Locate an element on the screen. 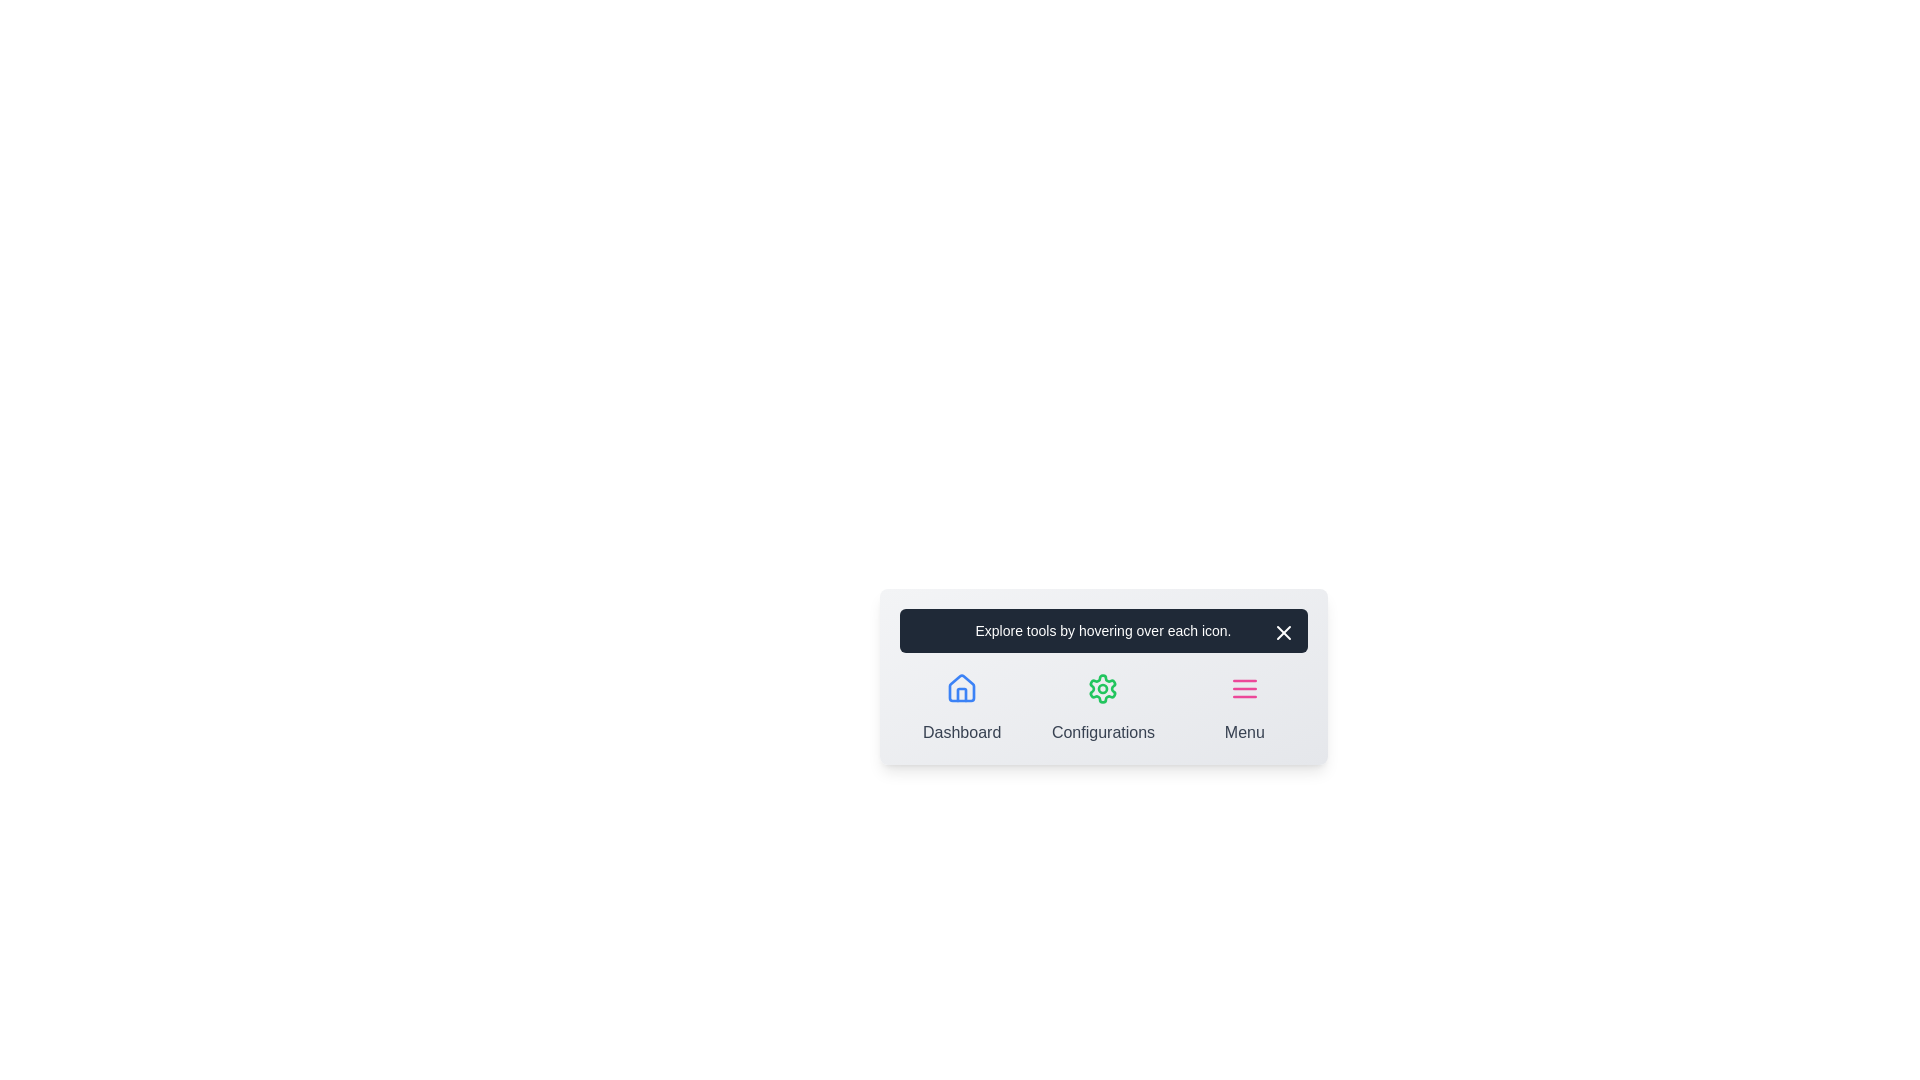  the Navigation Button located at the leftmost position in the horizontal menu is located at coordinates (962, 704).